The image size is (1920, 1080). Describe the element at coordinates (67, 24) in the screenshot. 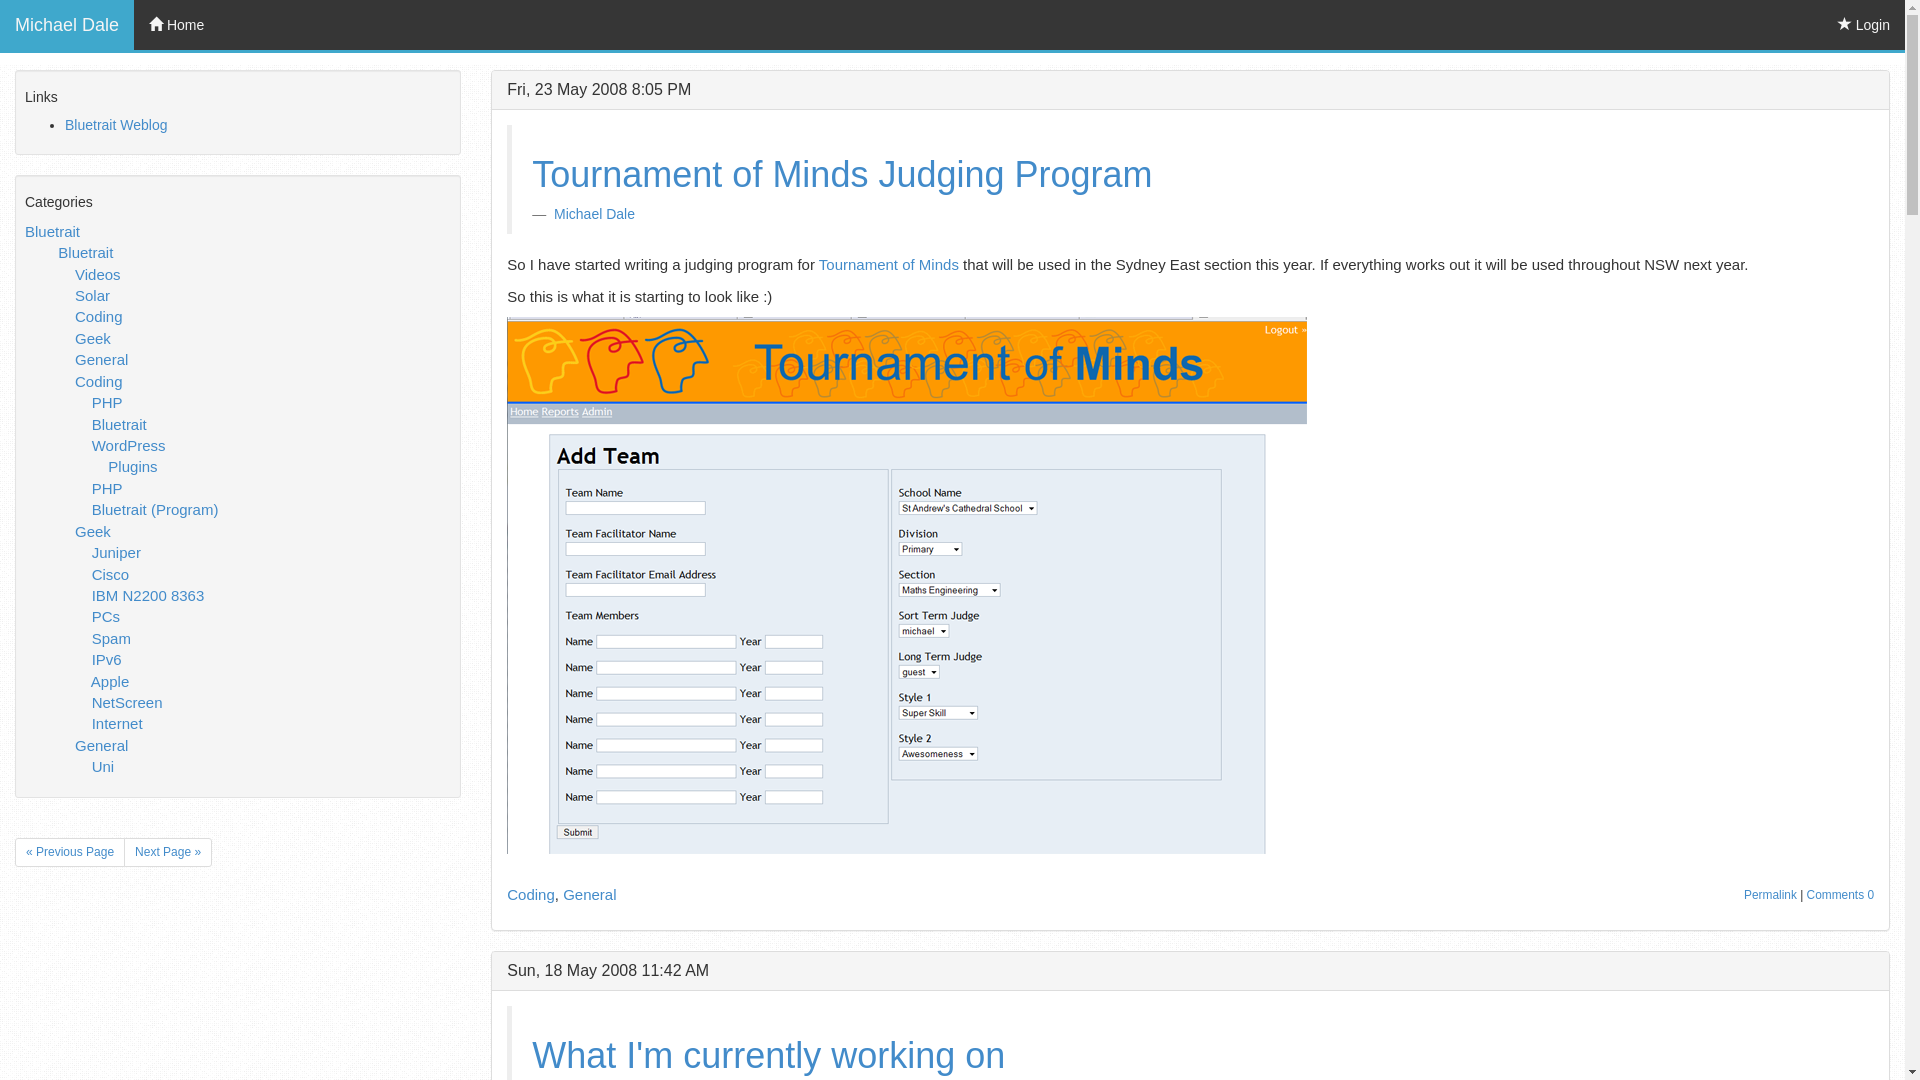

I see `'Michael Dale'` at that location.